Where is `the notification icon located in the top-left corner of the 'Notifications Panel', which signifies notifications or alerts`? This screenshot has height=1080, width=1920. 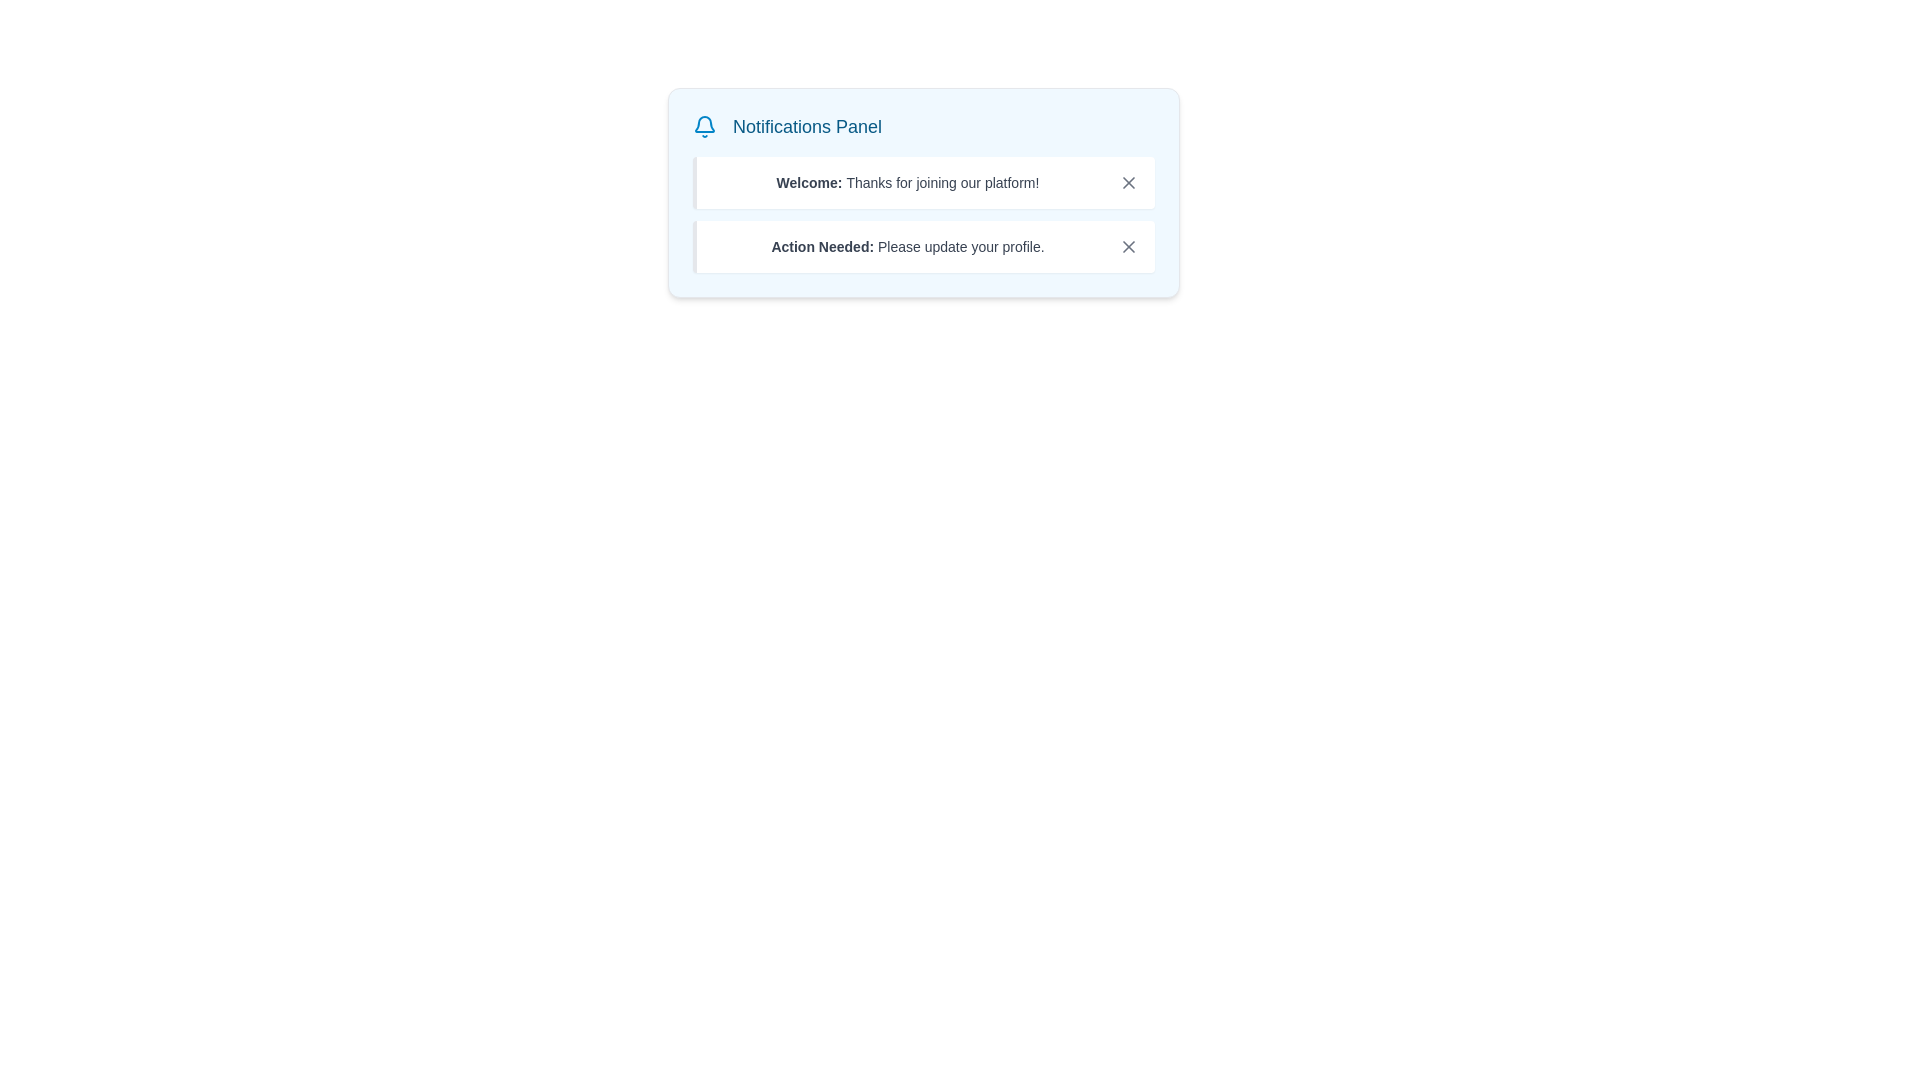
the notification icon located in the top-left corner of the 'Notifications Panel', which signifies notifications or alerts is located at coordinates (705, 127).